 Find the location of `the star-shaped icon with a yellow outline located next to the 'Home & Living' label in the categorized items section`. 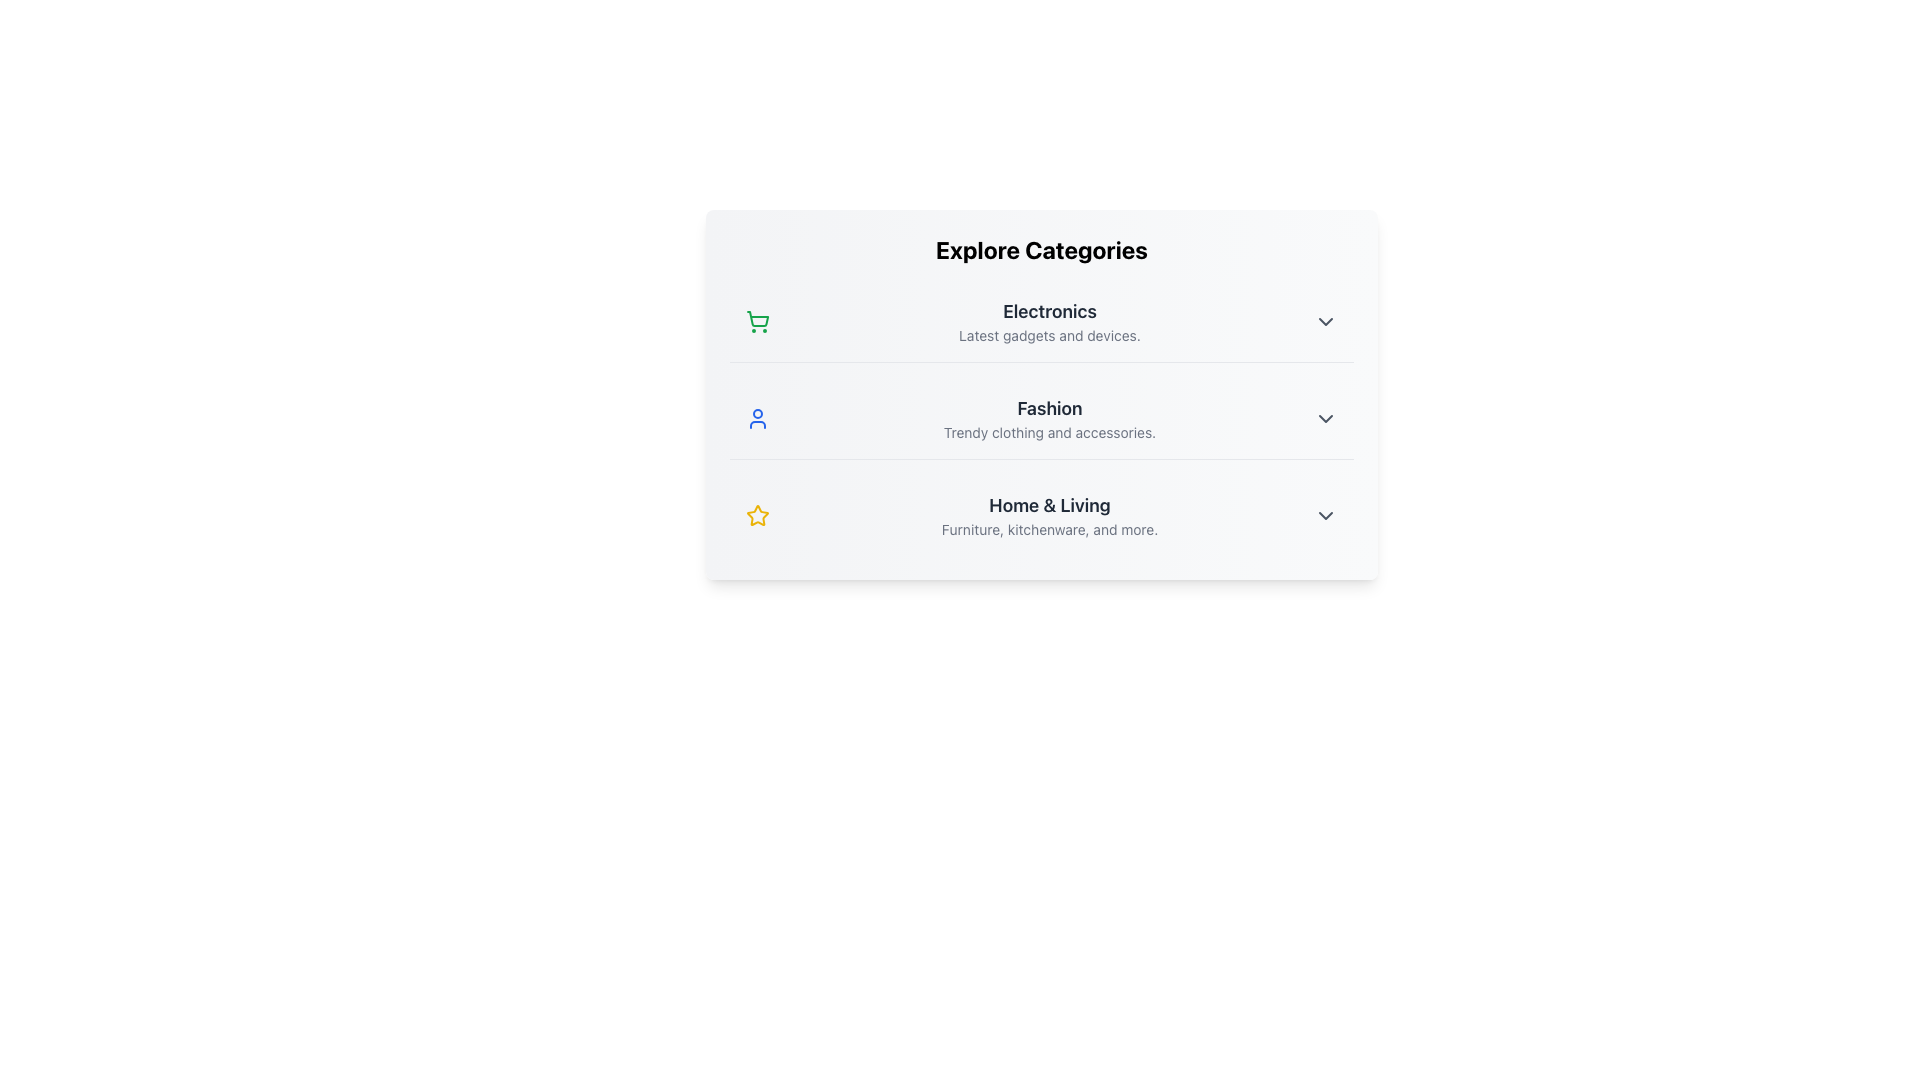

the star-shaped icon with a yellow outline located next to the 'Home & Living' label in the categorized items section is located at coordinates (757, 514).